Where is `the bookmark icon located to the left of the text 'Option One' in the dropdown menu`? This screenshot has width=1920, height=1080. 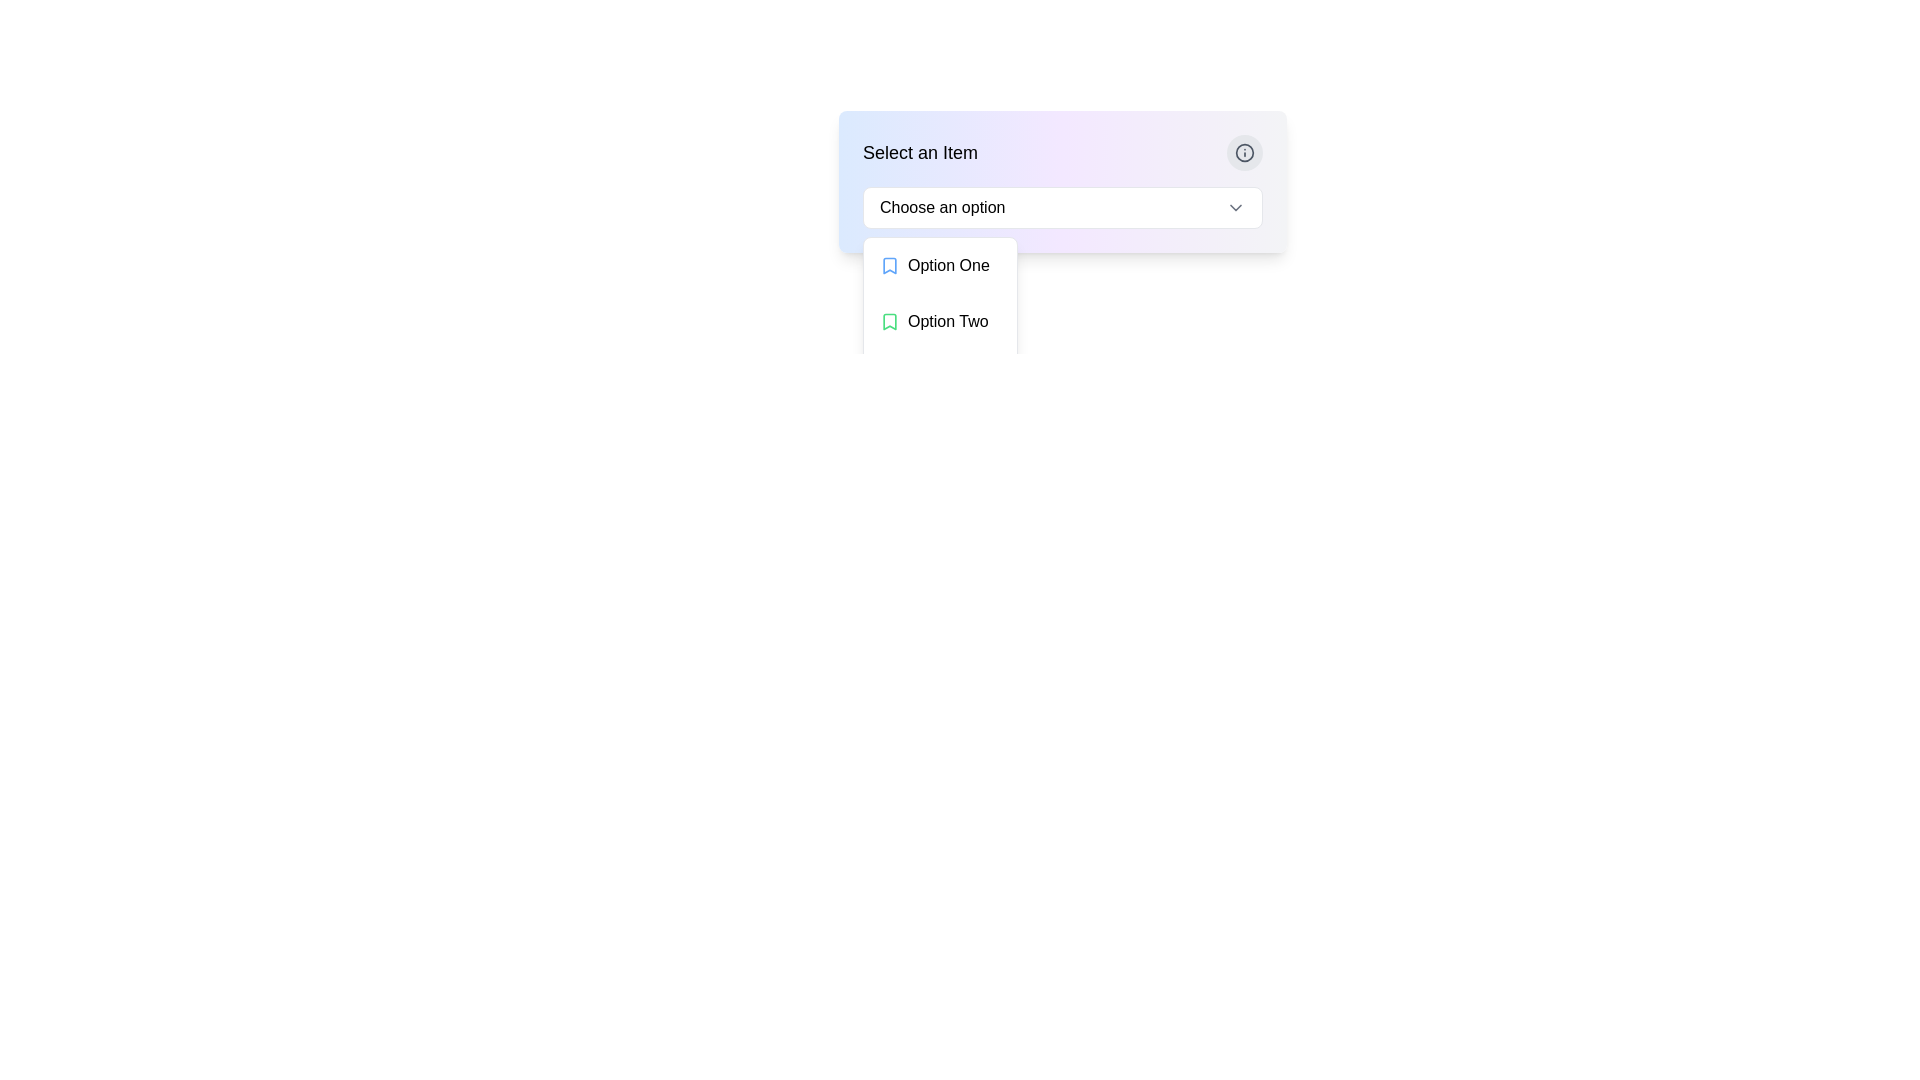
the bookmark icon located to the left of the text 'Option One' in the dropdown menu is located at coordinates (888, 265).